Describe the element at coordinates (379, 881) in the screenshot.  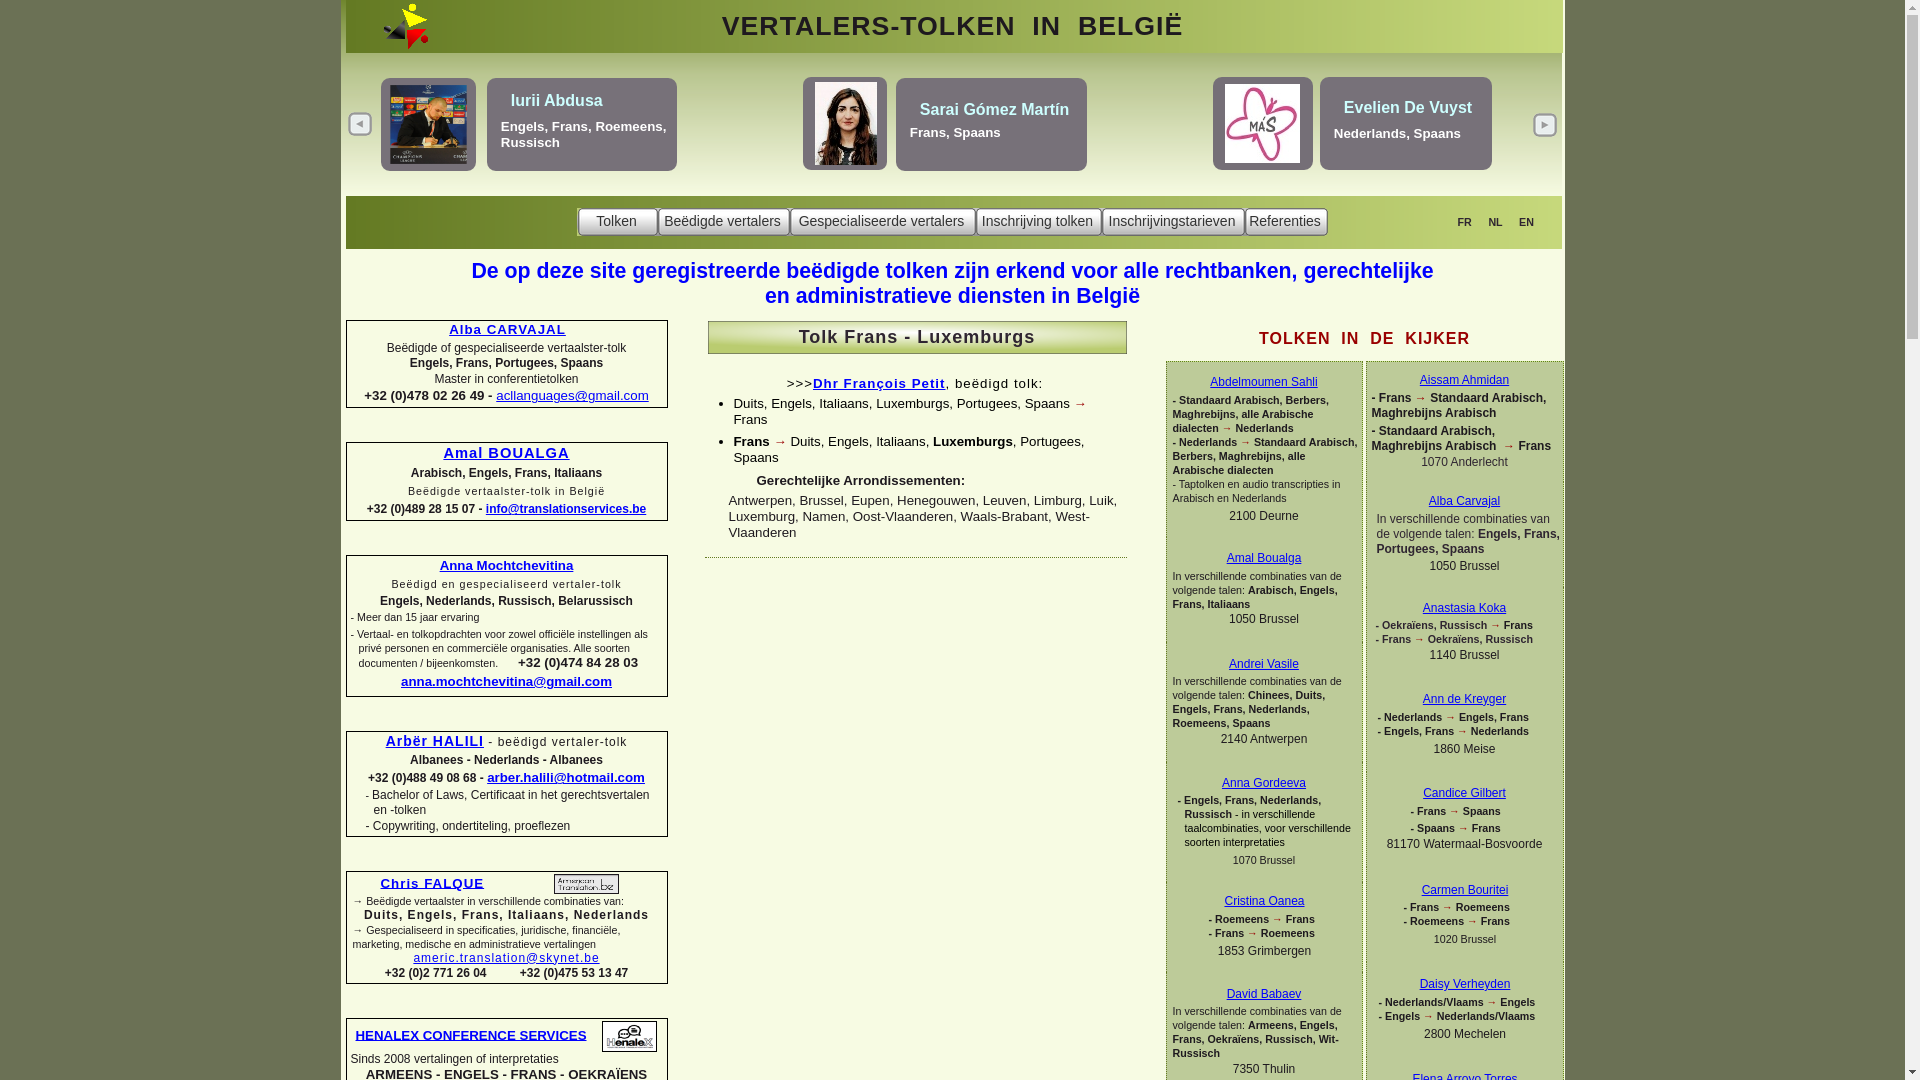
I see `'Chris FALQUE'` at that location.